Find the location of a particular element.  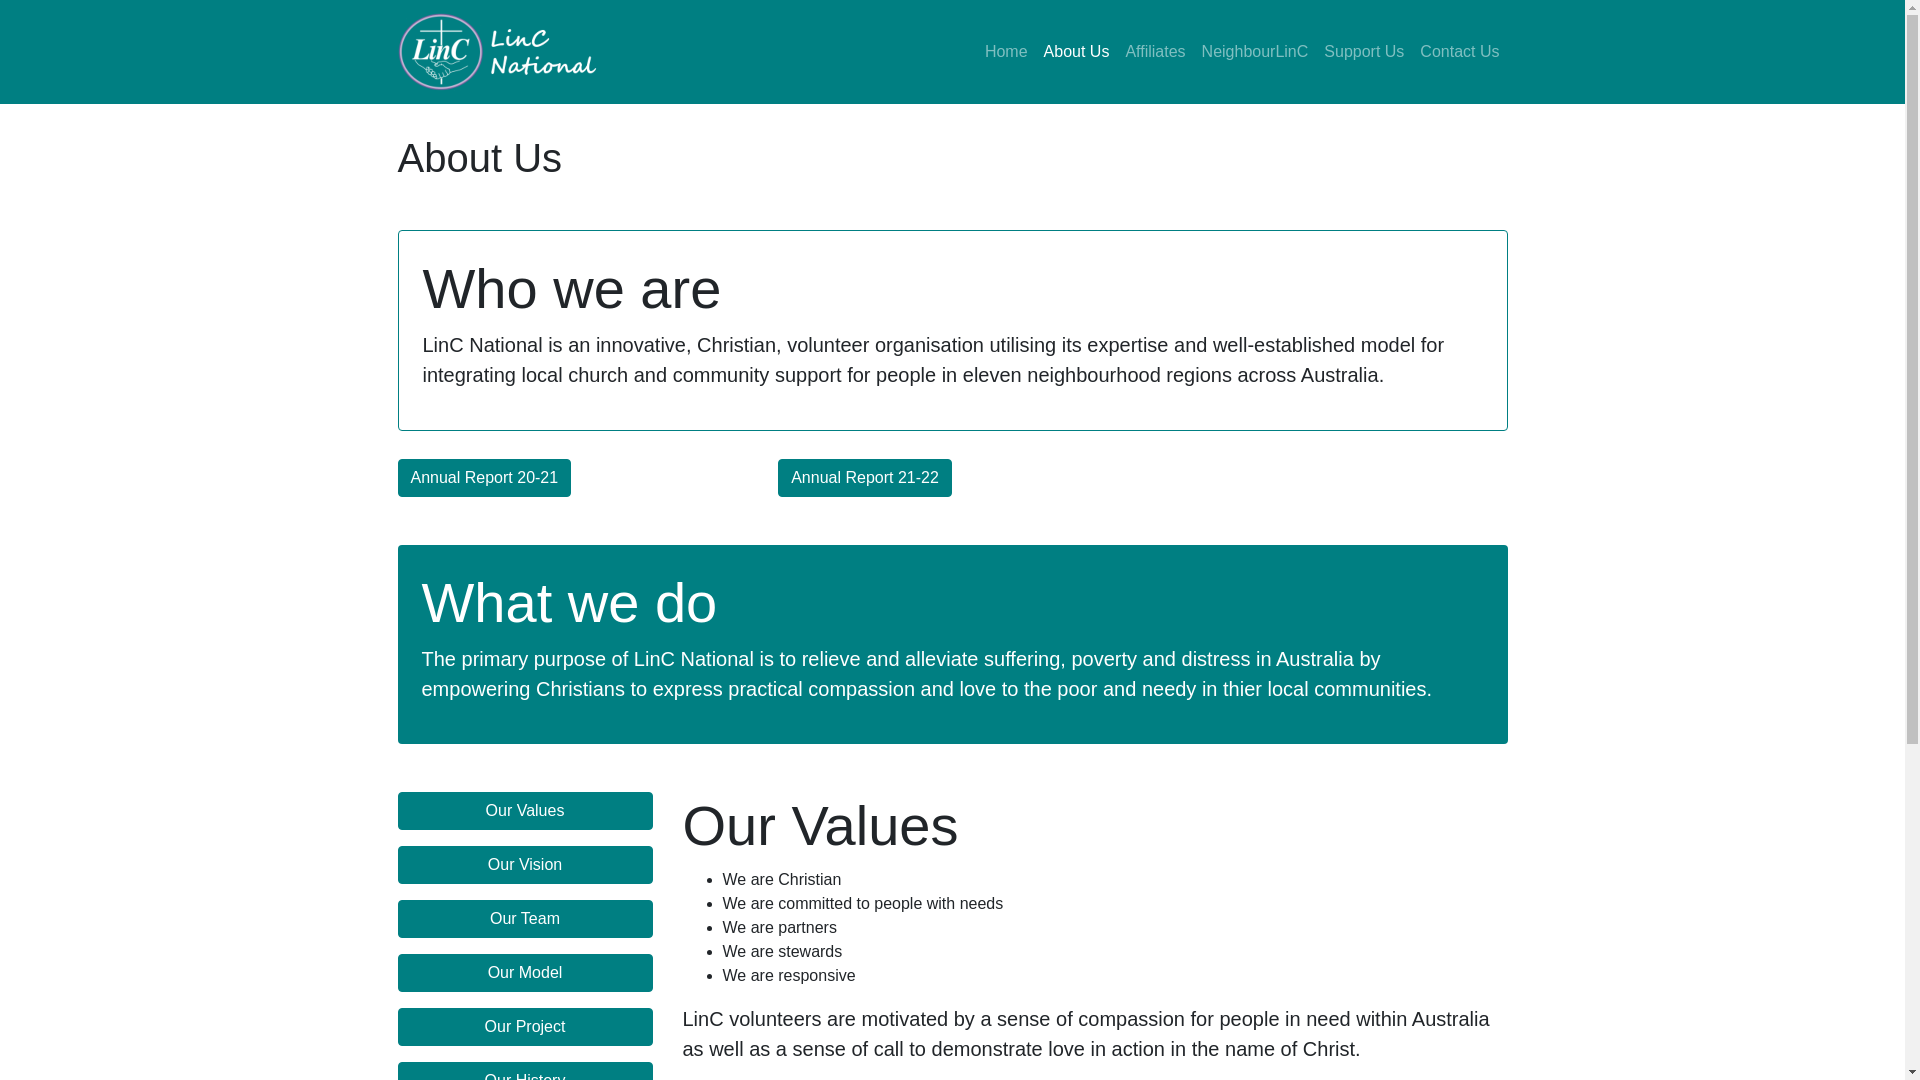

'About Us' is located at coordinates (1075, 50).